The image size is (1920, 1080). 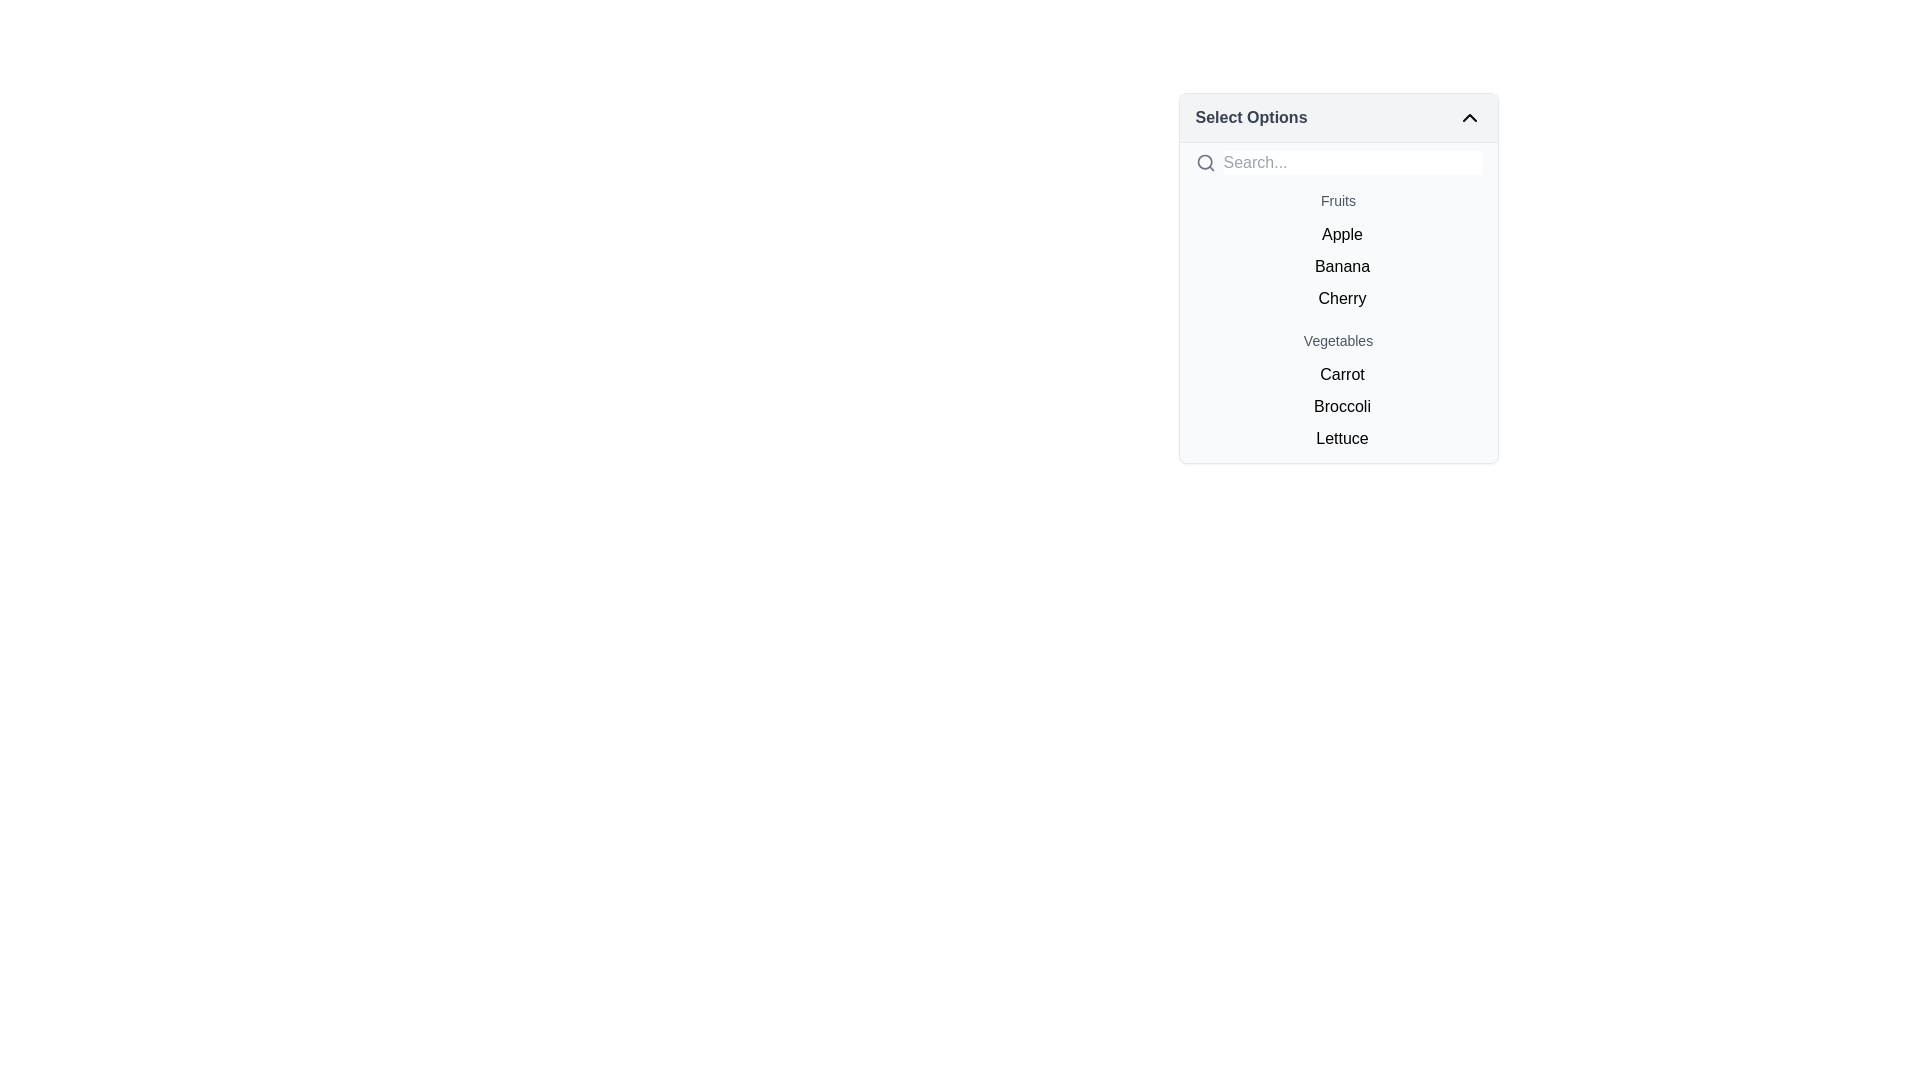 I want to click on the list item labeled 'Broccoli', which is the second item in the dropdown list under the 'Vegetables' category, so click(x=1342, y=406).